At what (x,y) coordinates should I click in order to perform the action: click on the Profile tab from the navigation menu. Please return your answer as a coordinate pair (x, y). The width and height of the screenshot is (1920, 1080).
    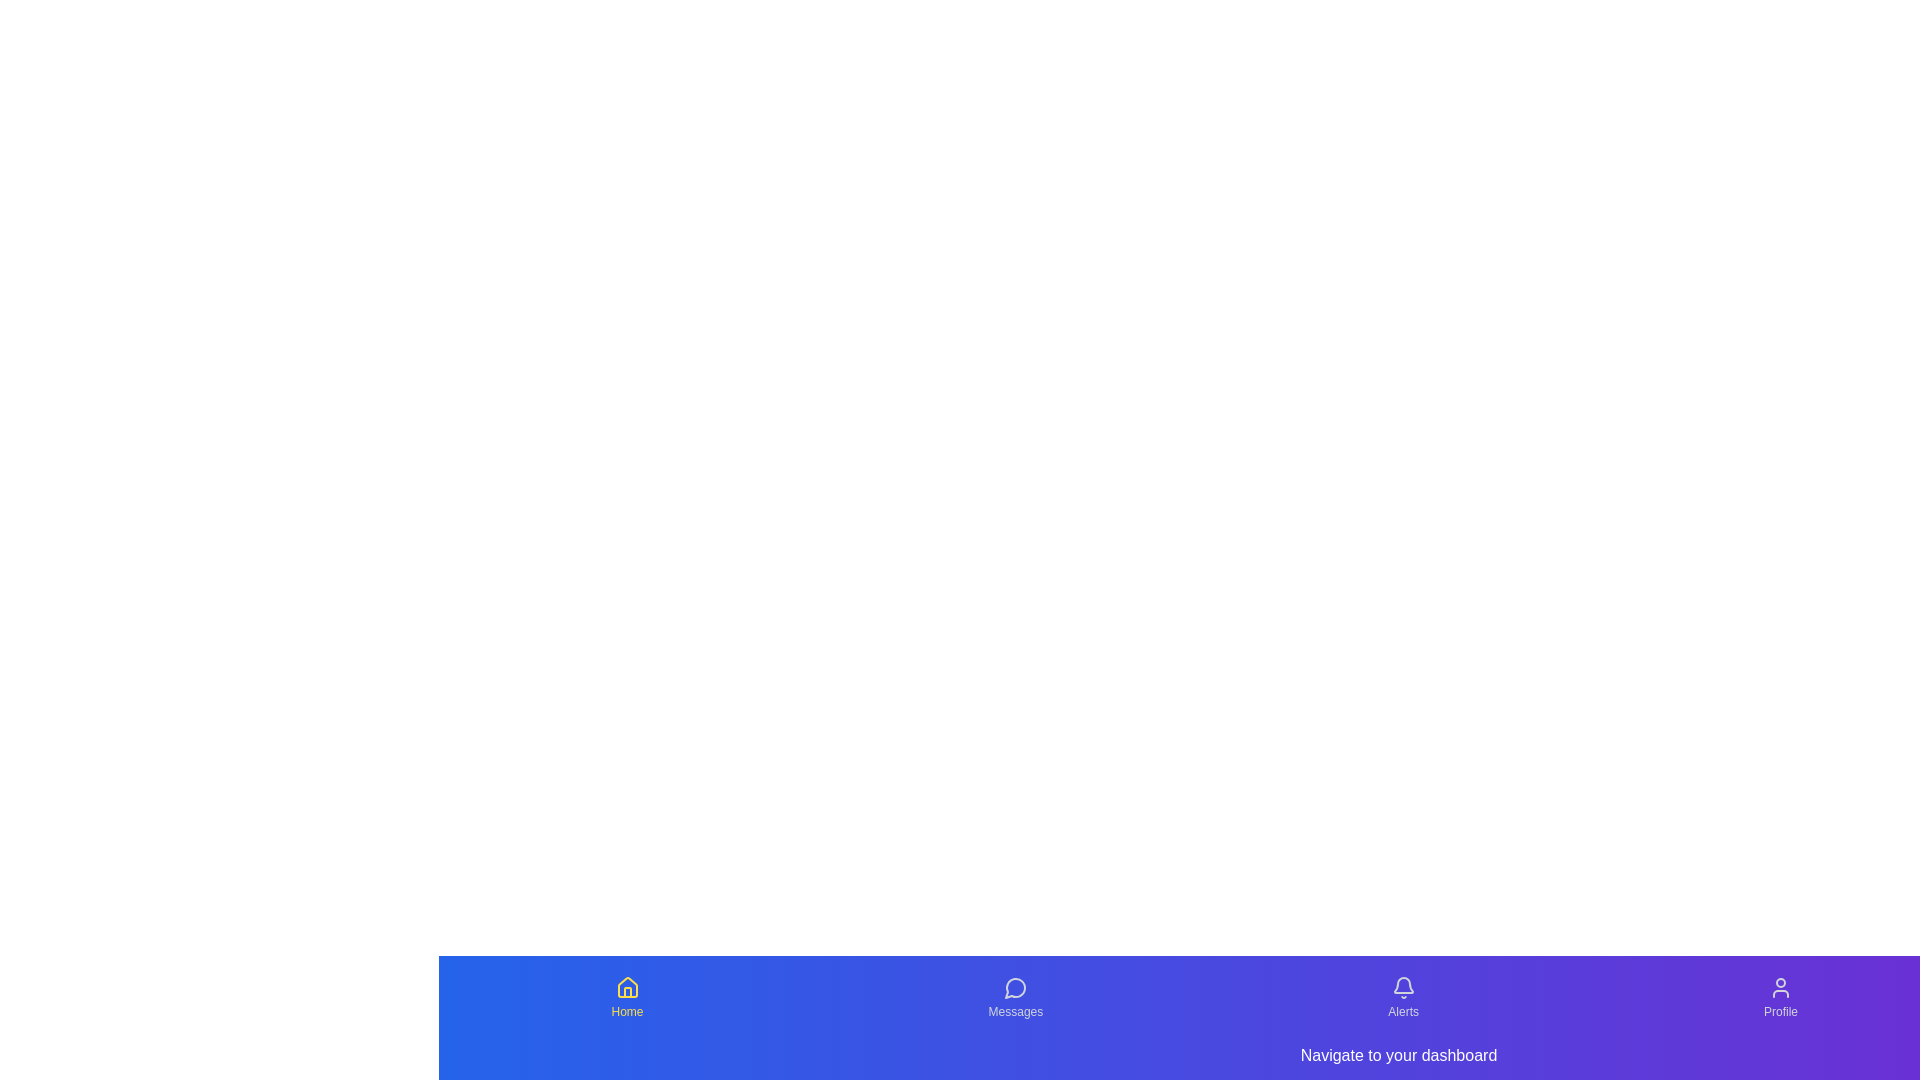
    Looking at the image, I should click on (1780, 998).